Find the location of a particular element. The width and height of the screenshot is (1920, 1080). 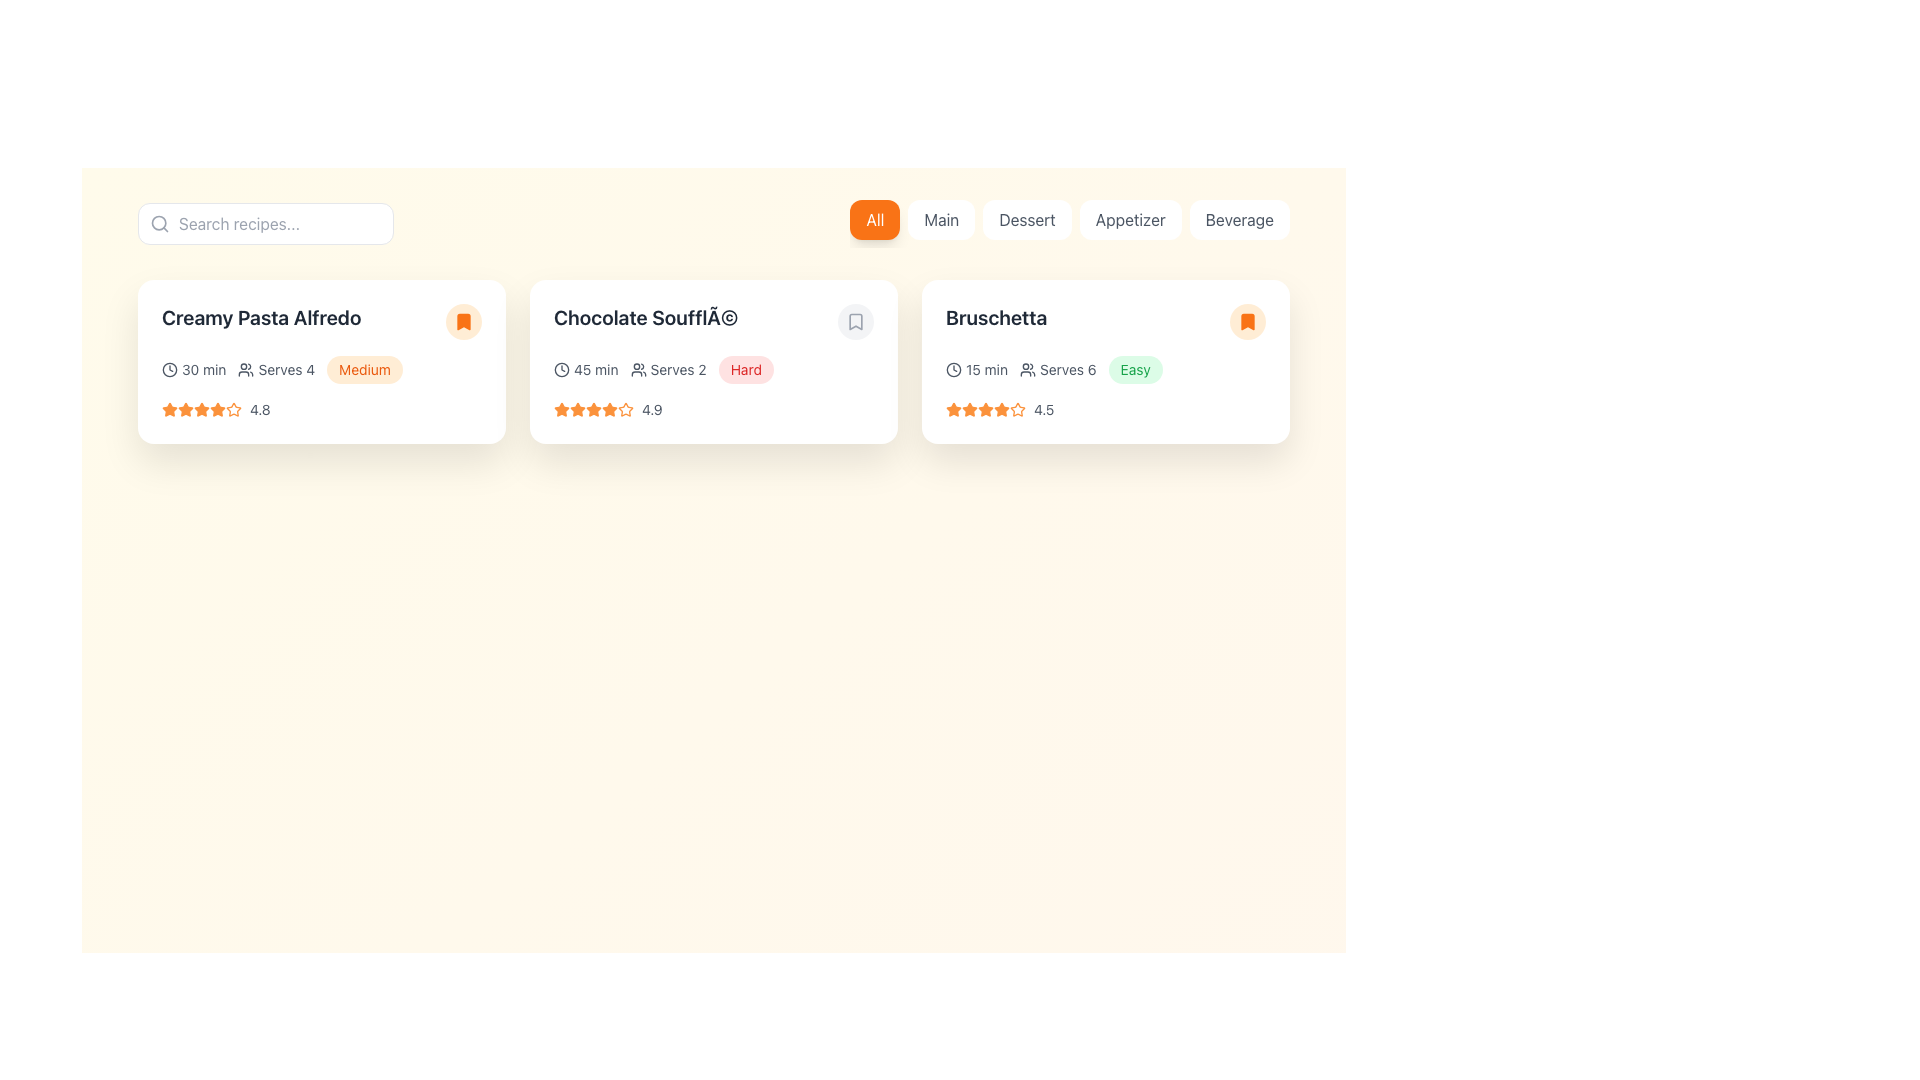

the difficulty level label indicating the preparation challenge for the 'Bruschetta' recipe, located in the middle-right of the card, slightly above the center is located at coordinates (1135, 369).